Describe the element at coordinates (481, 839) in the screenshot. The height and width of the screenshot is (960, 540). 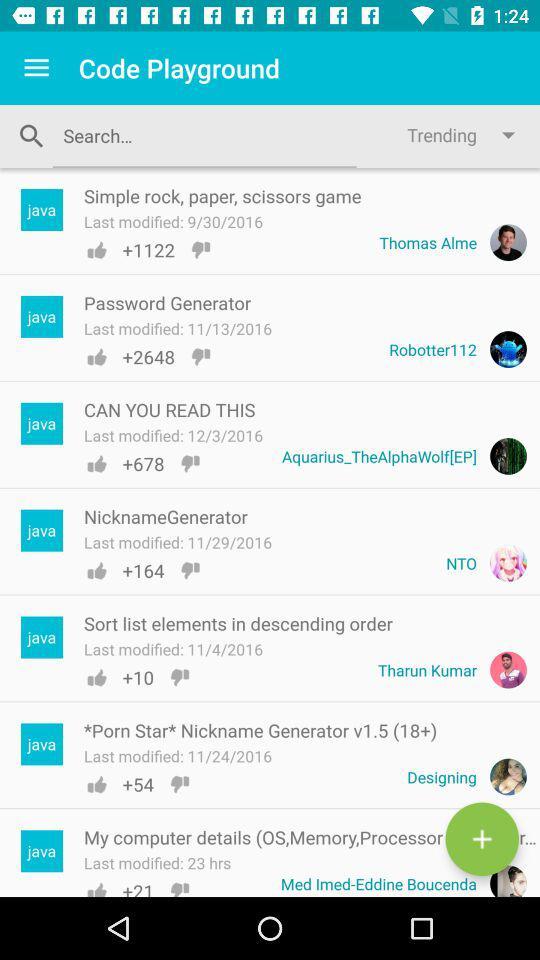
I see `new message` at that location.